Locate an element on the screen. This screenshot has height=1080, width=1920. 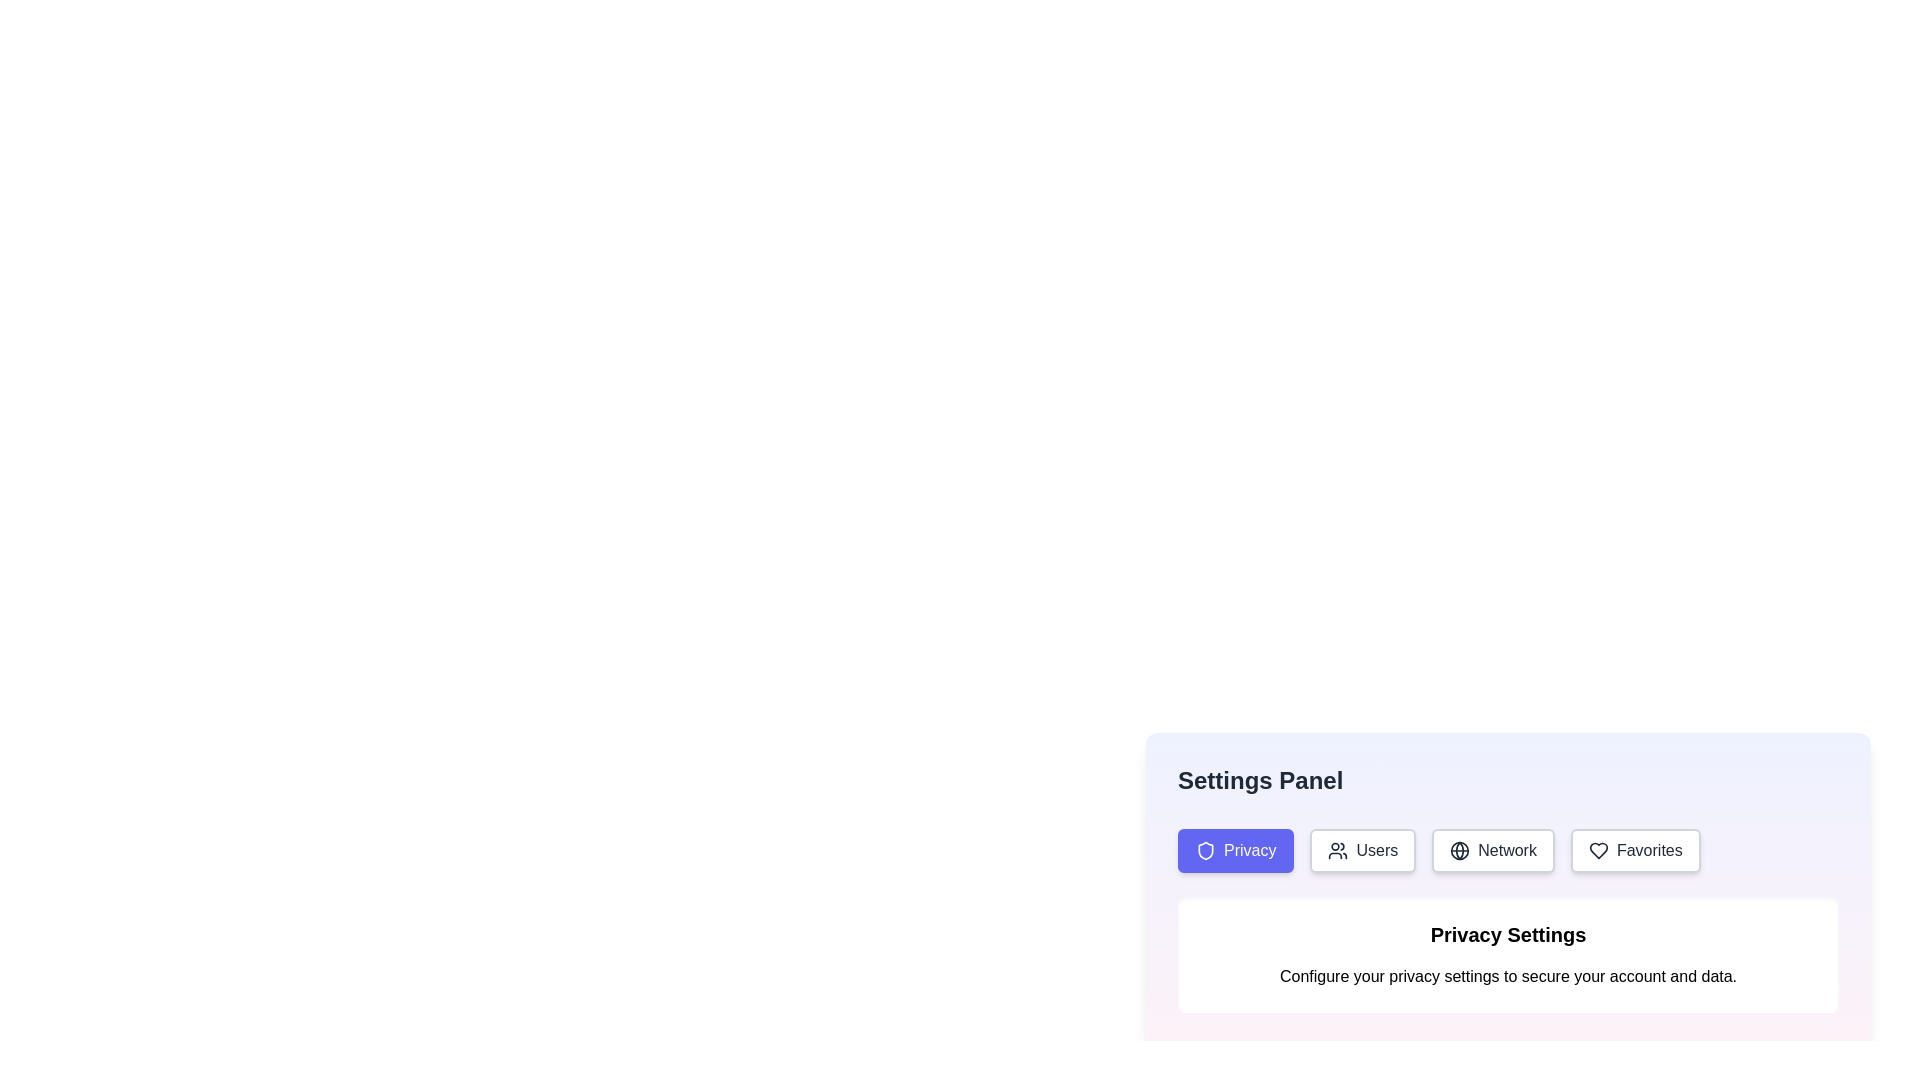
the 'Network' icon located within the rounded rectangular button in the settings menu, which is the first visual component preceding the text is located at coordinates (1460, 851).